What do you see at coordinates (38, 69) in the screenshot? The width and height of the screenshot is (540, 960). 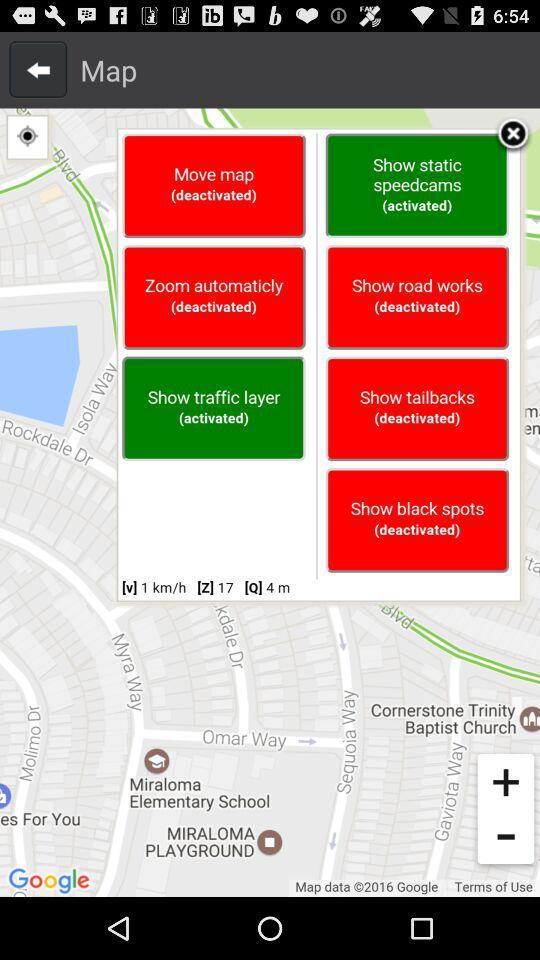 I see `previous` at bounding box center [38, 69].